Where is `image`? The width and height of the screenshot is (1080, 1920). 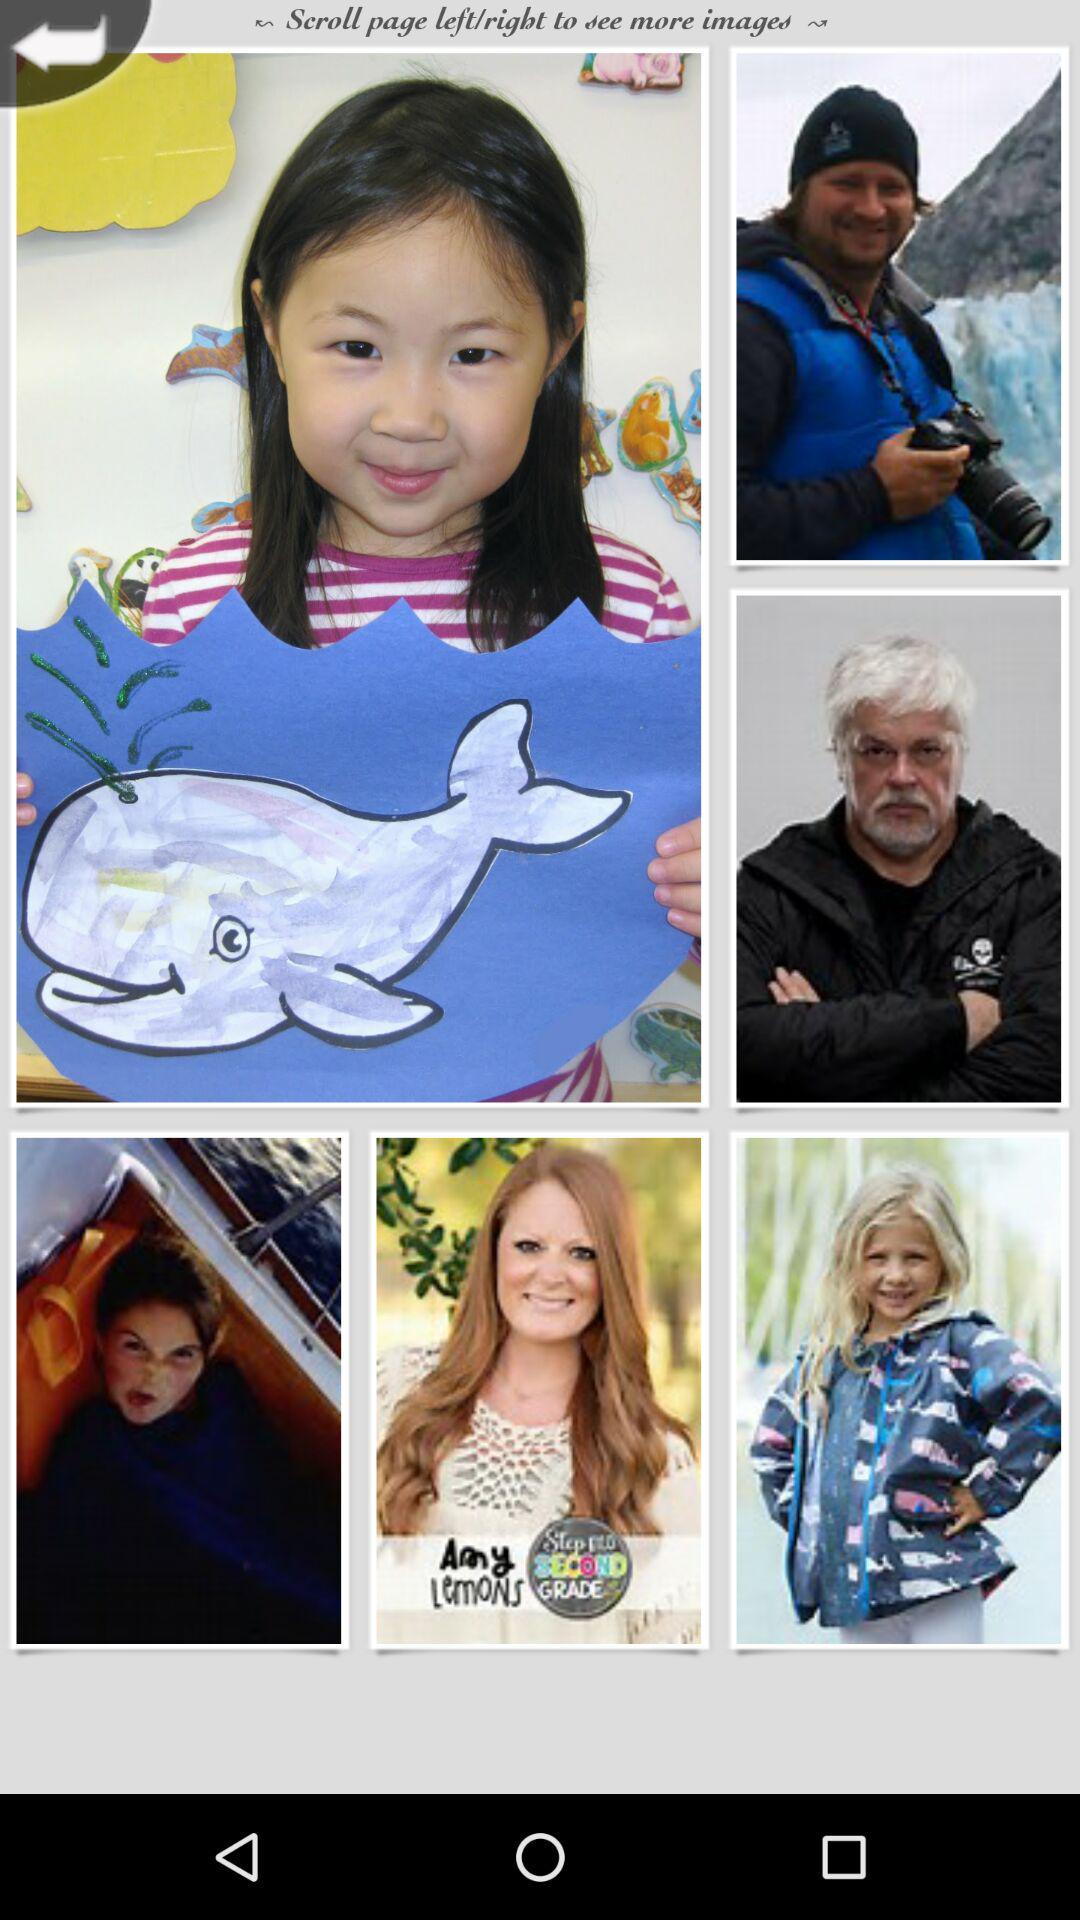 image is located at coordinates (537, 1389).